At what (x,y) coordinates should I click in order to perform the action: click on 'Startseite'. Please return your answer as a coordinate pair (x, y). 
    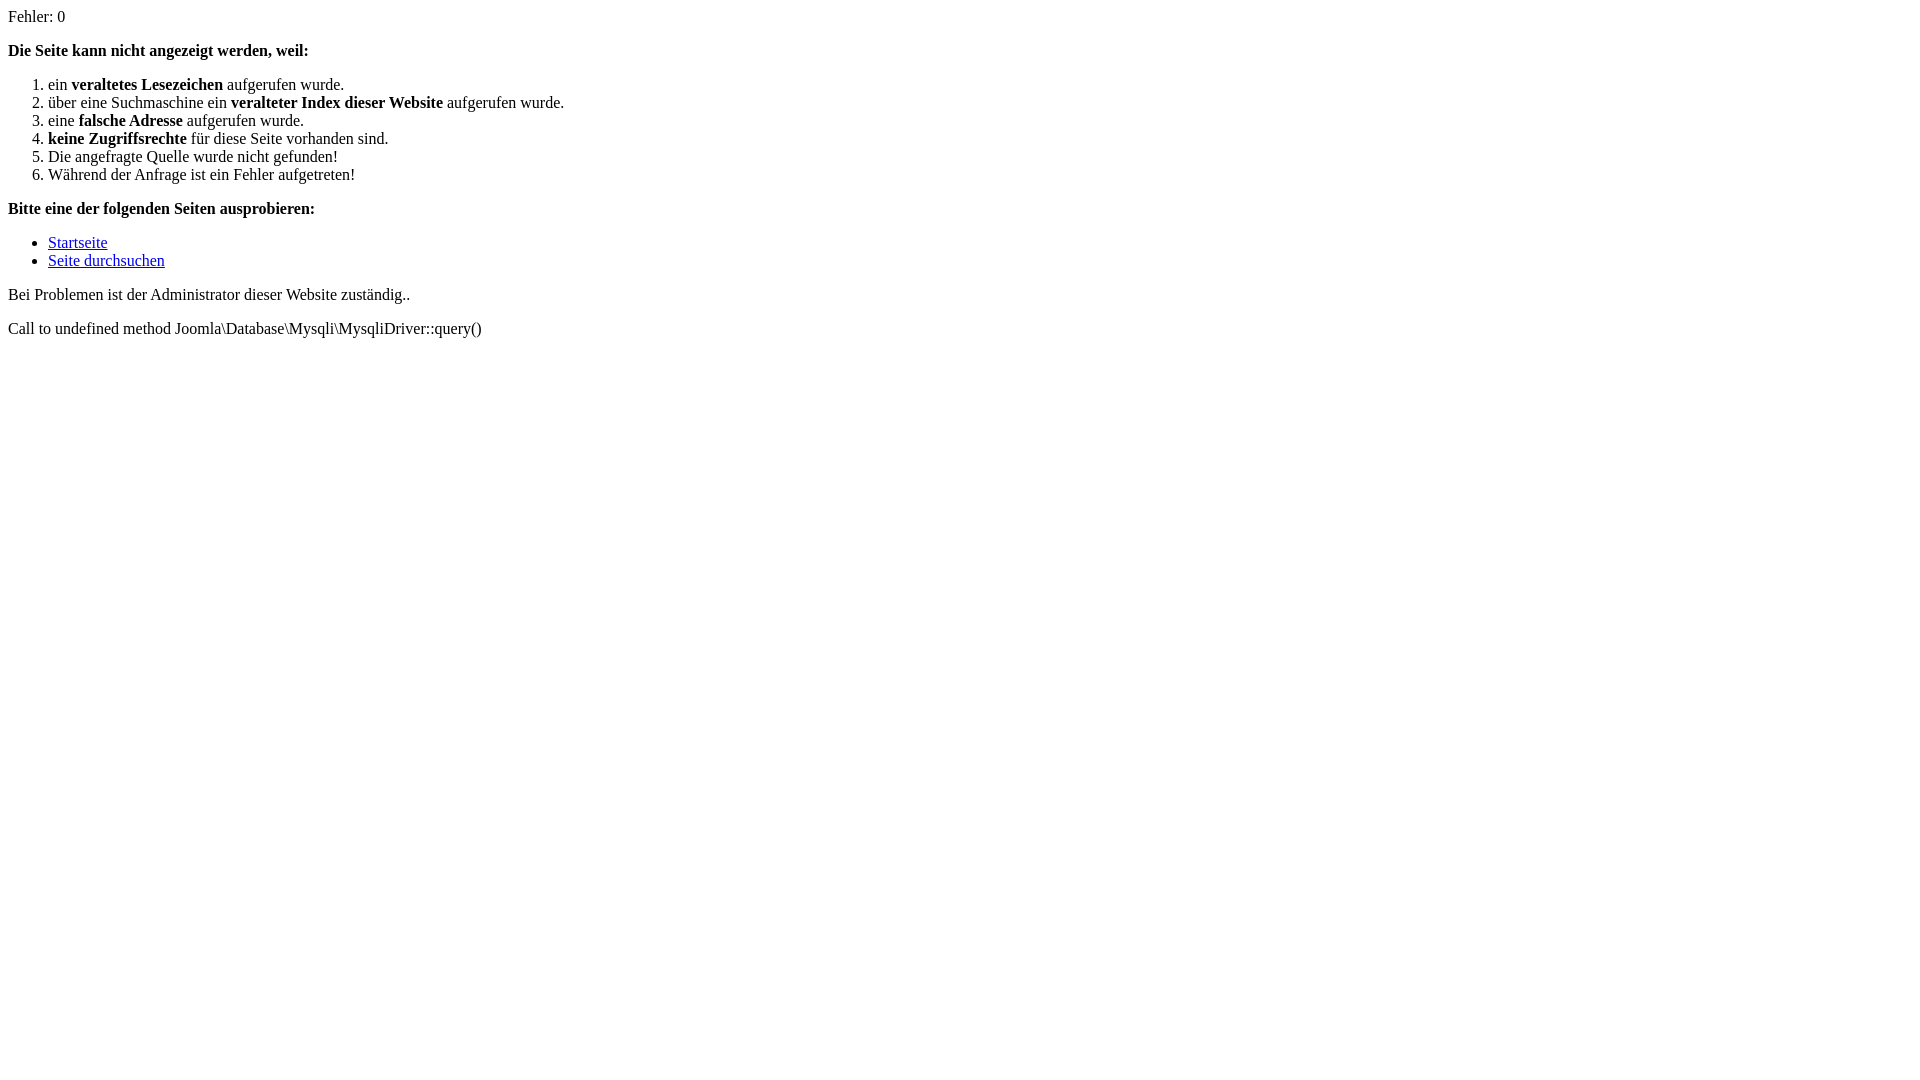
    Looking at the image, I should click on (77, 241).